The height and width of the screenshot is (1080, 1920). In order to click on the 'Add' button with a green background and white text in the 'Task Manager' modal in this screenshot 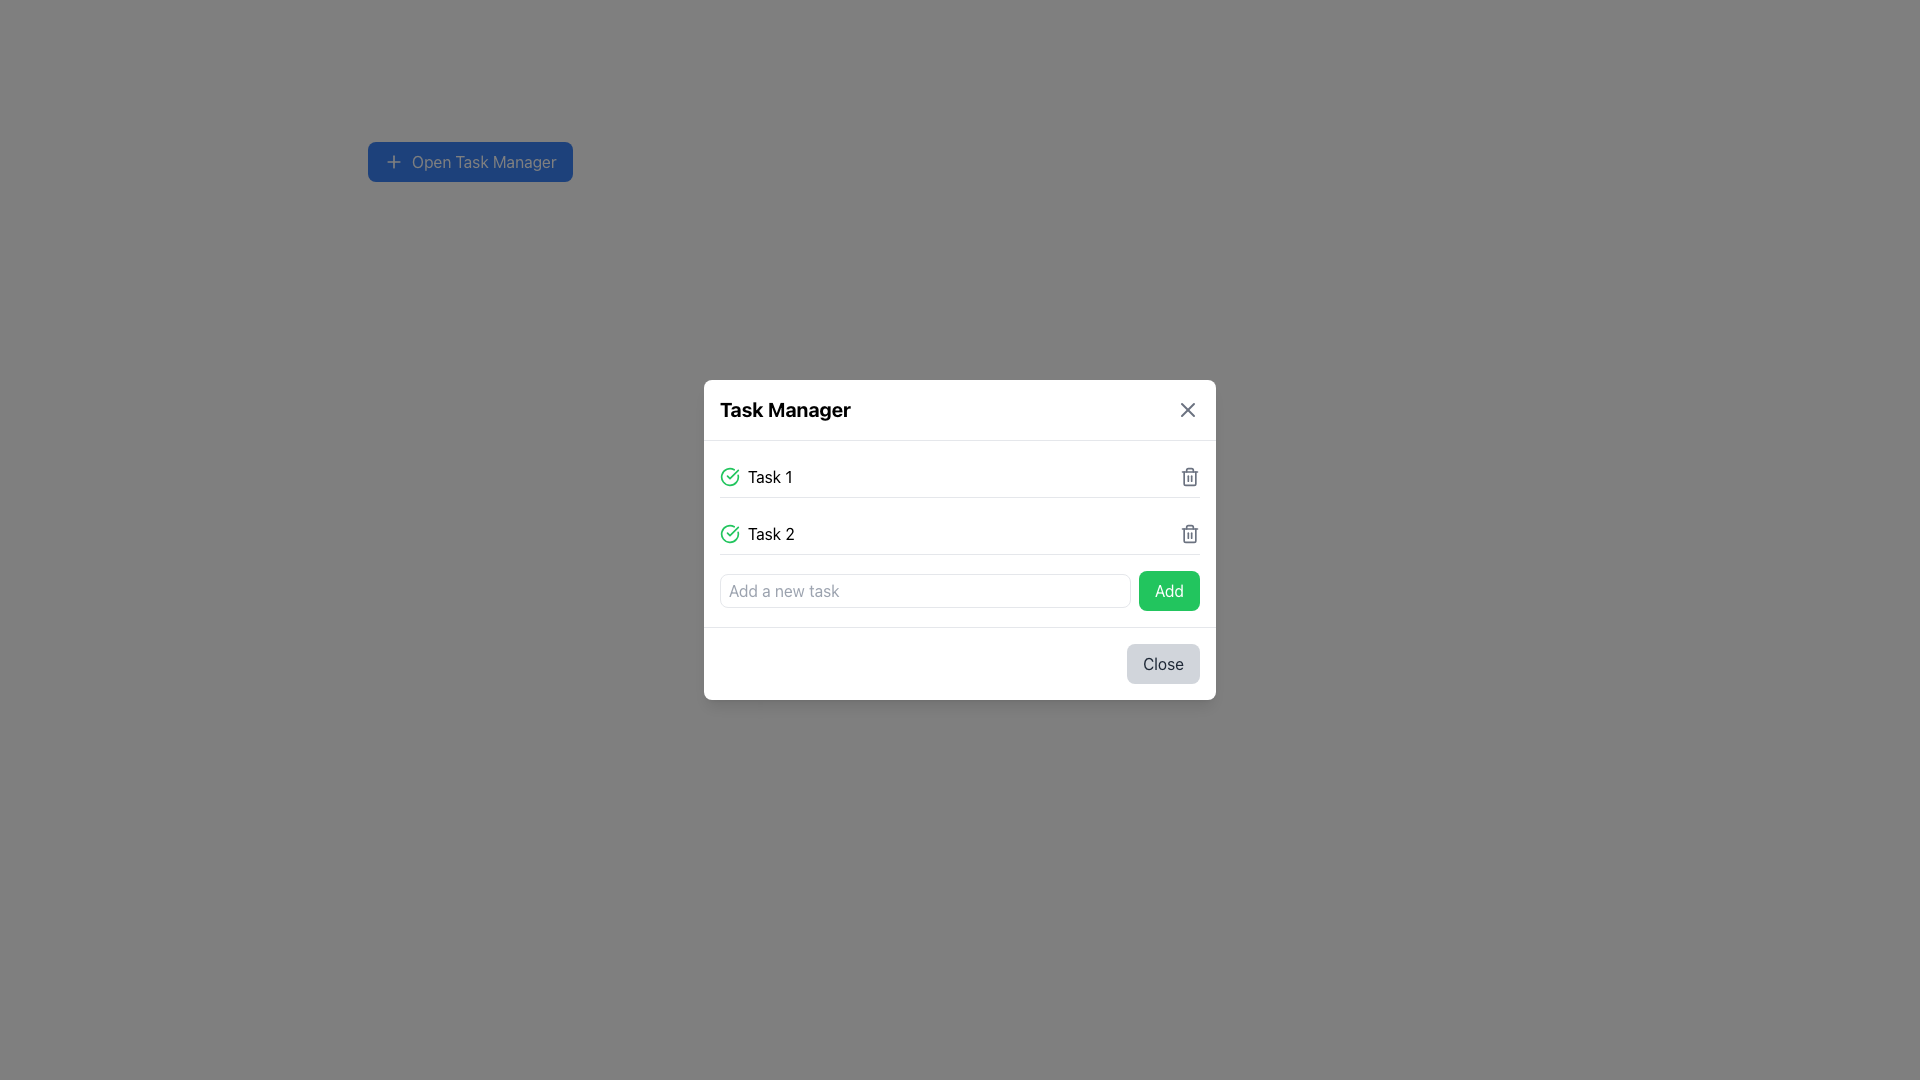, I will do `click(1169, 589)`.